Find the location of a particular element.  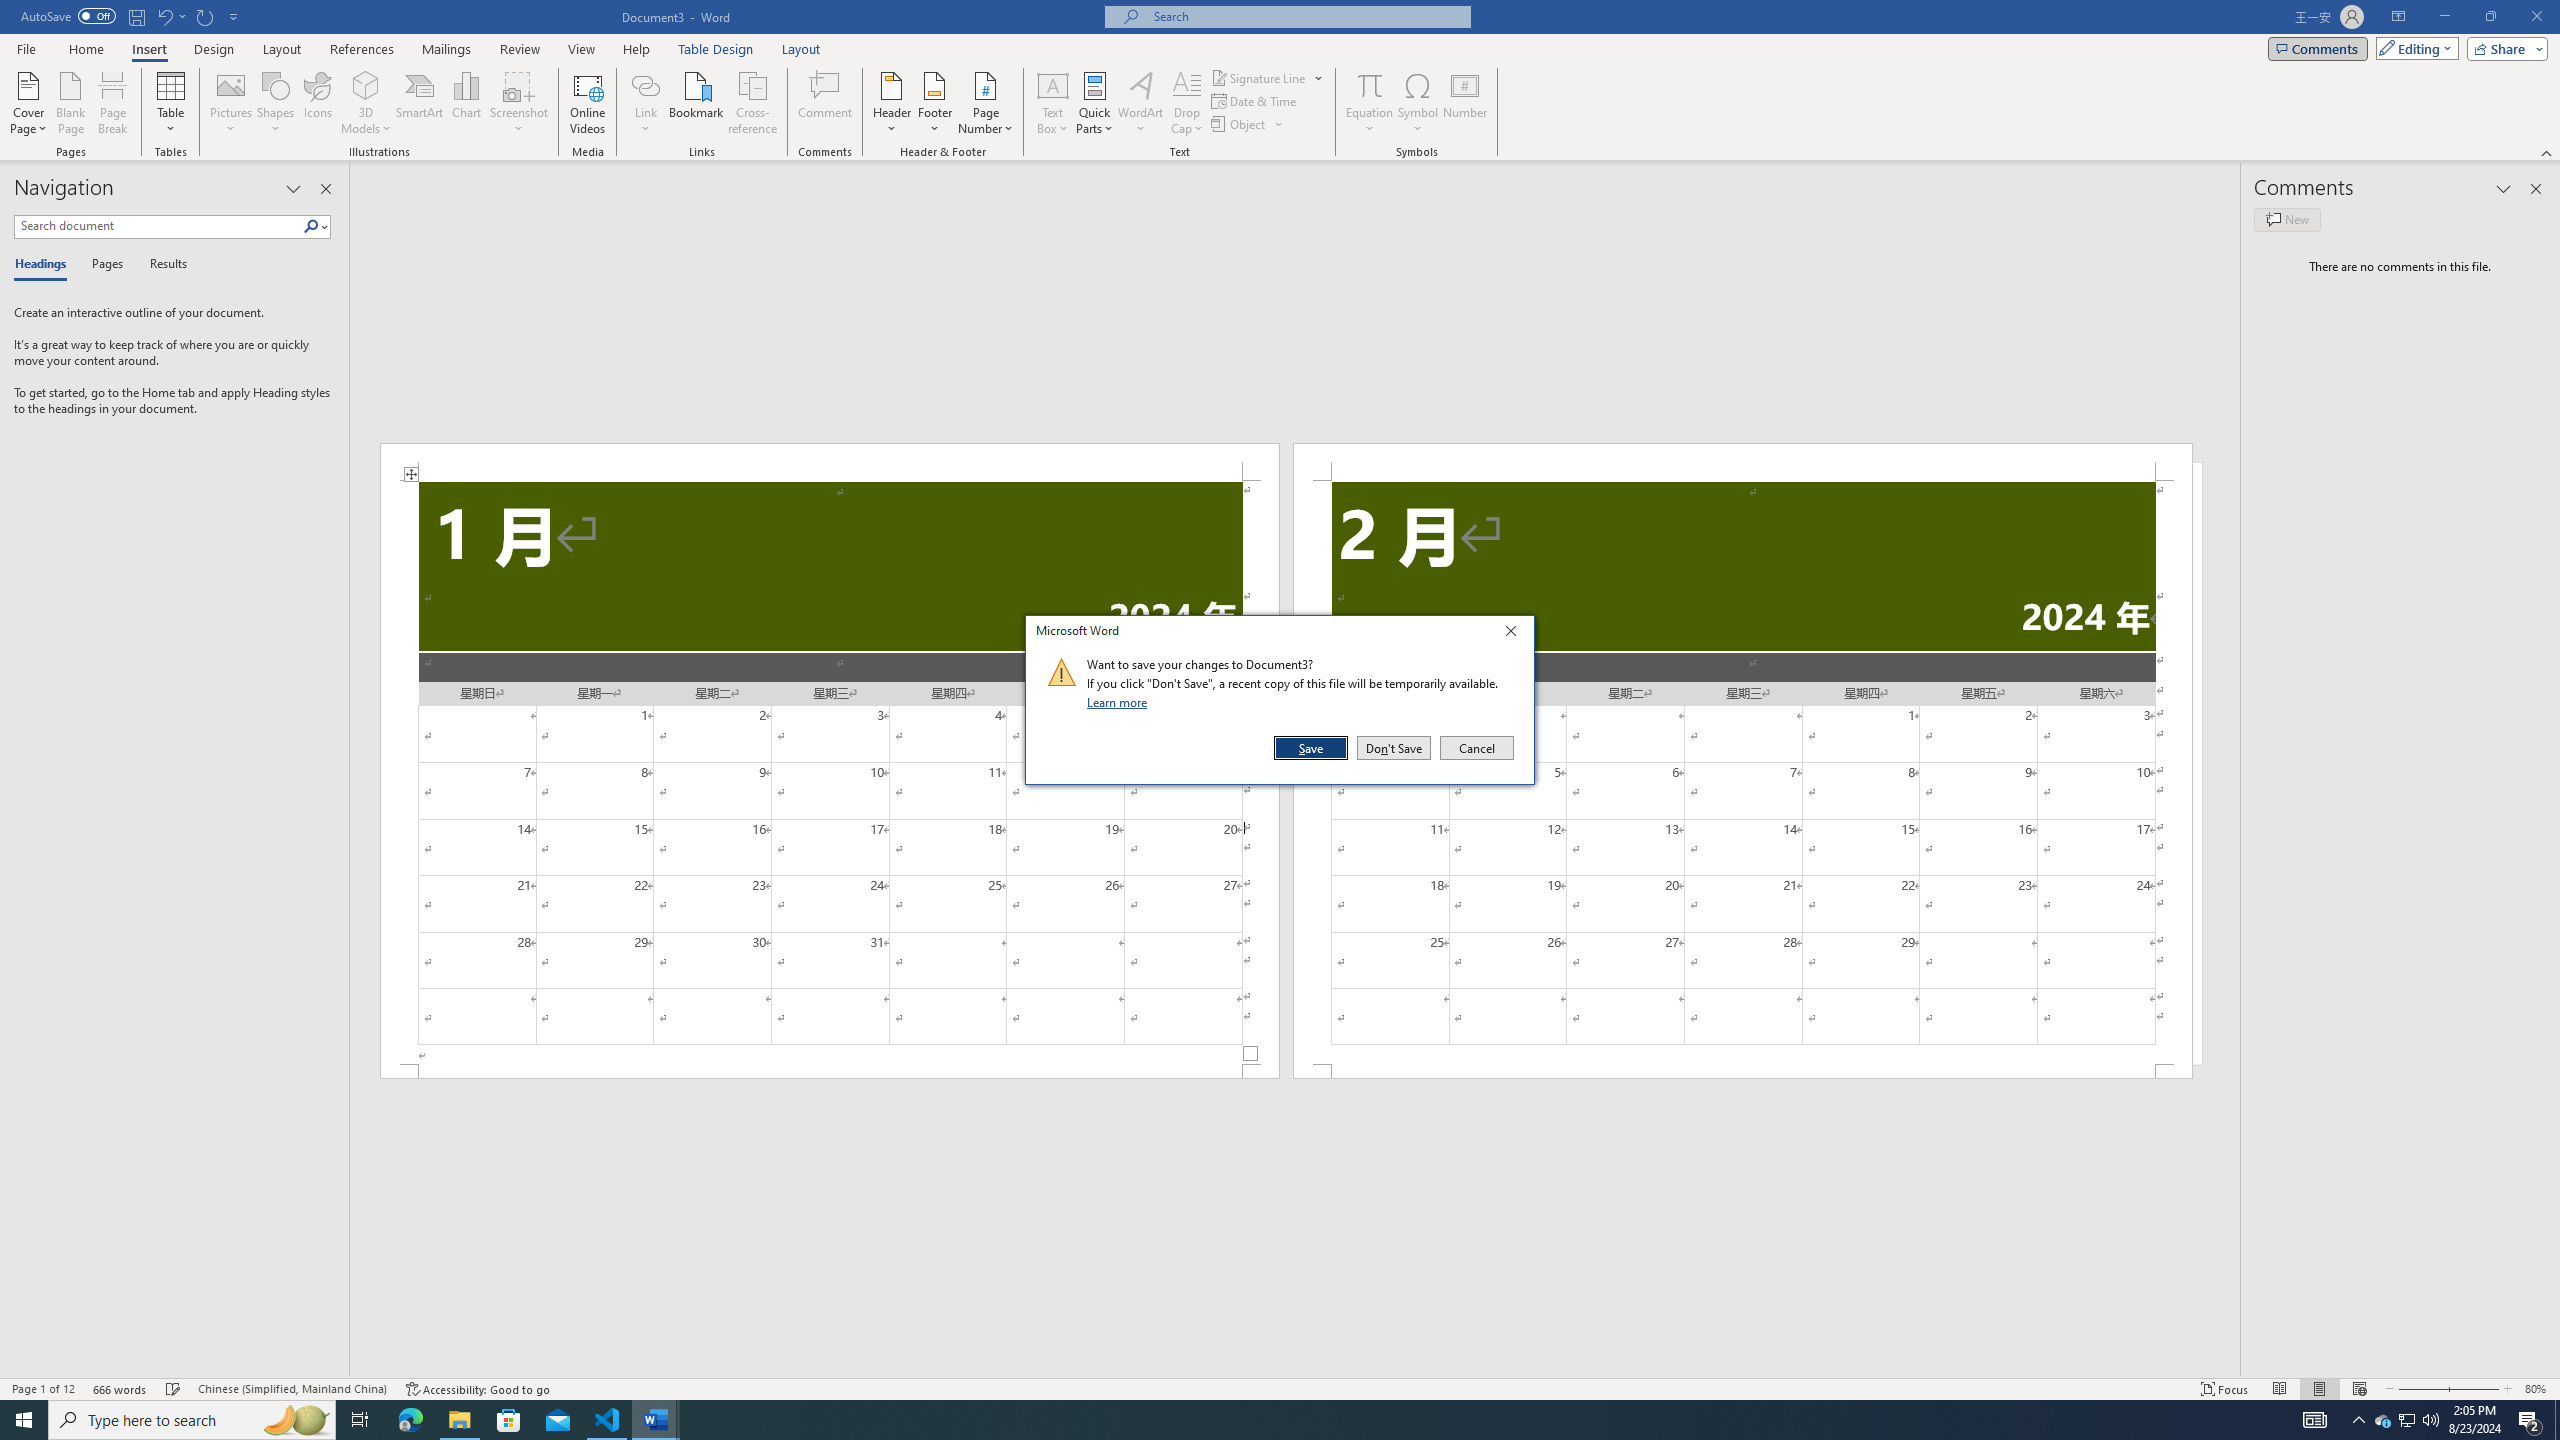

'Footer' is located at coordinates (933, 103).